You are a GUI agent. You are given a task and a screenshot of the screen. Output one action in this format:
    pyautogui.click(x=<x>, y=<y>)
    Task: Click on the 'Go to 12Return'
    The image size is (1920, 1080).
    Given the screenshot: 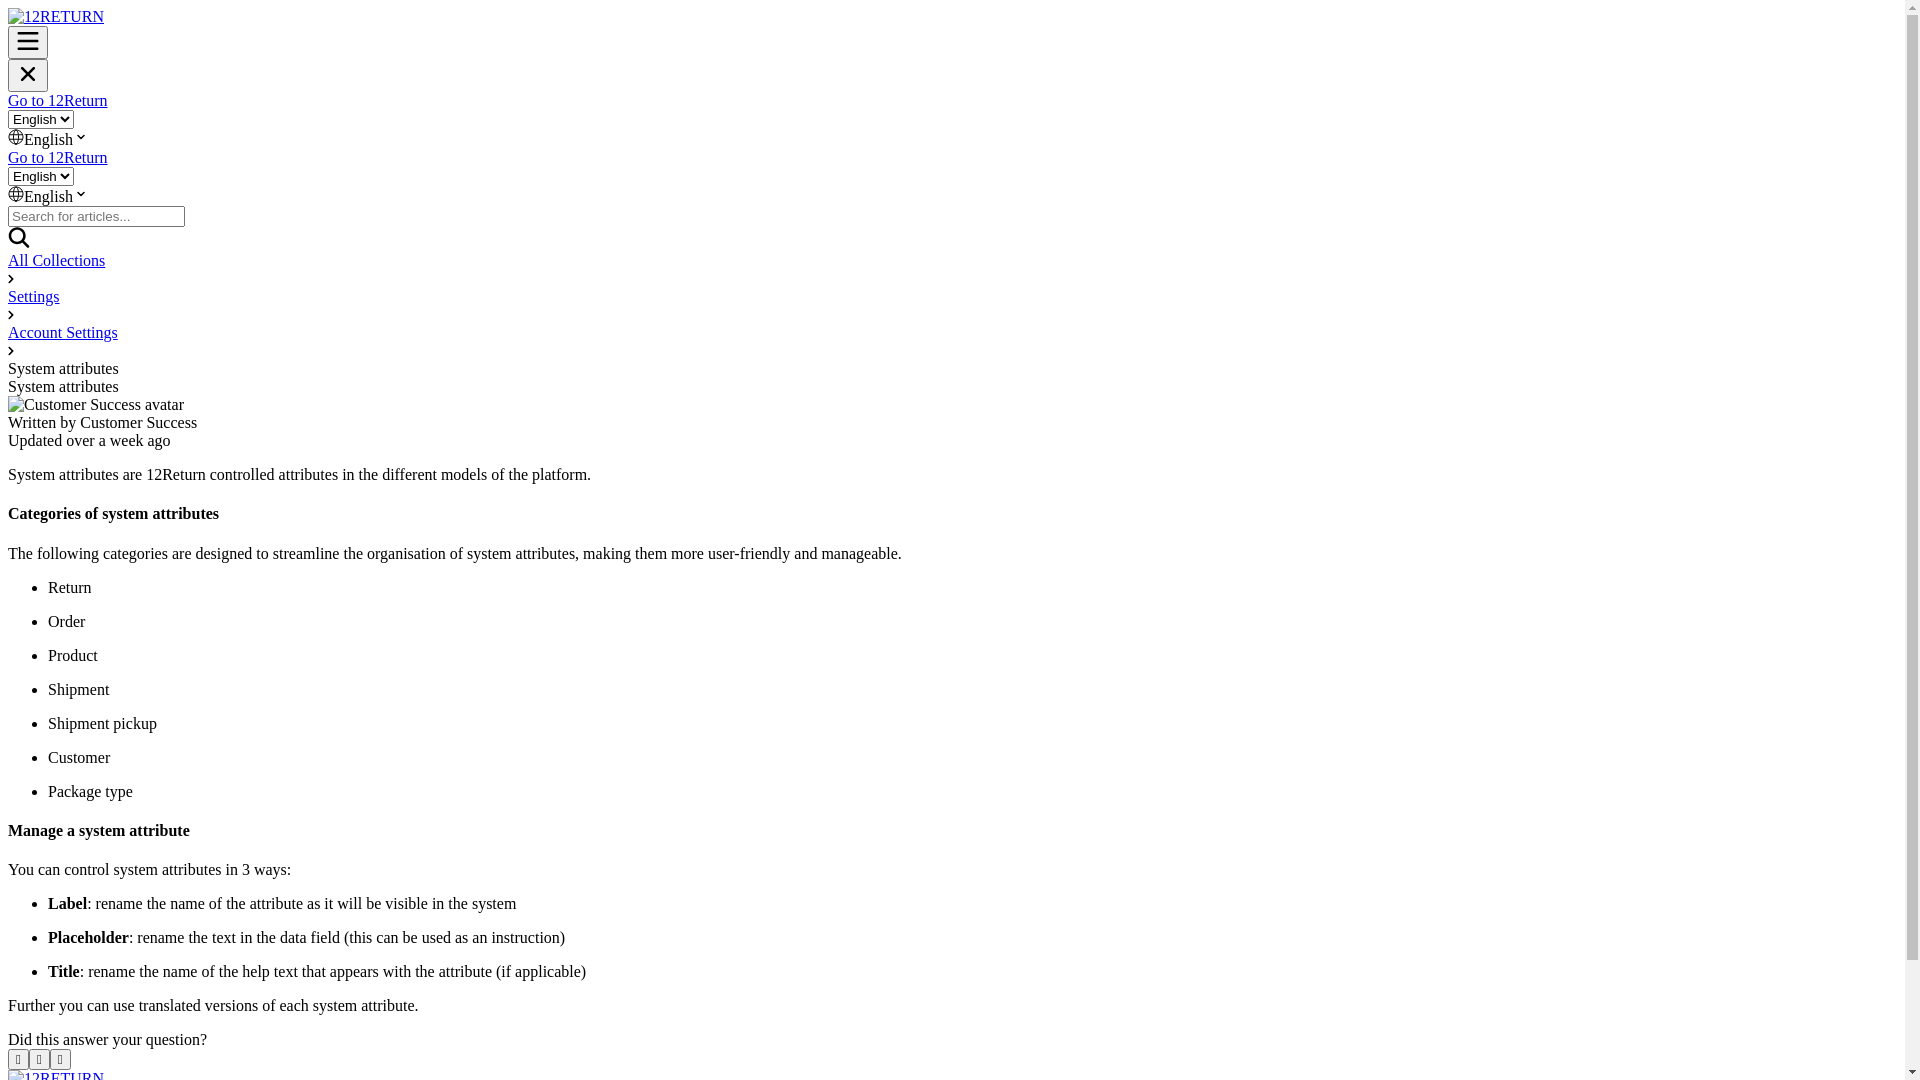 What is the action you would take?
    pyautogui.click(x=8, y=100)
    